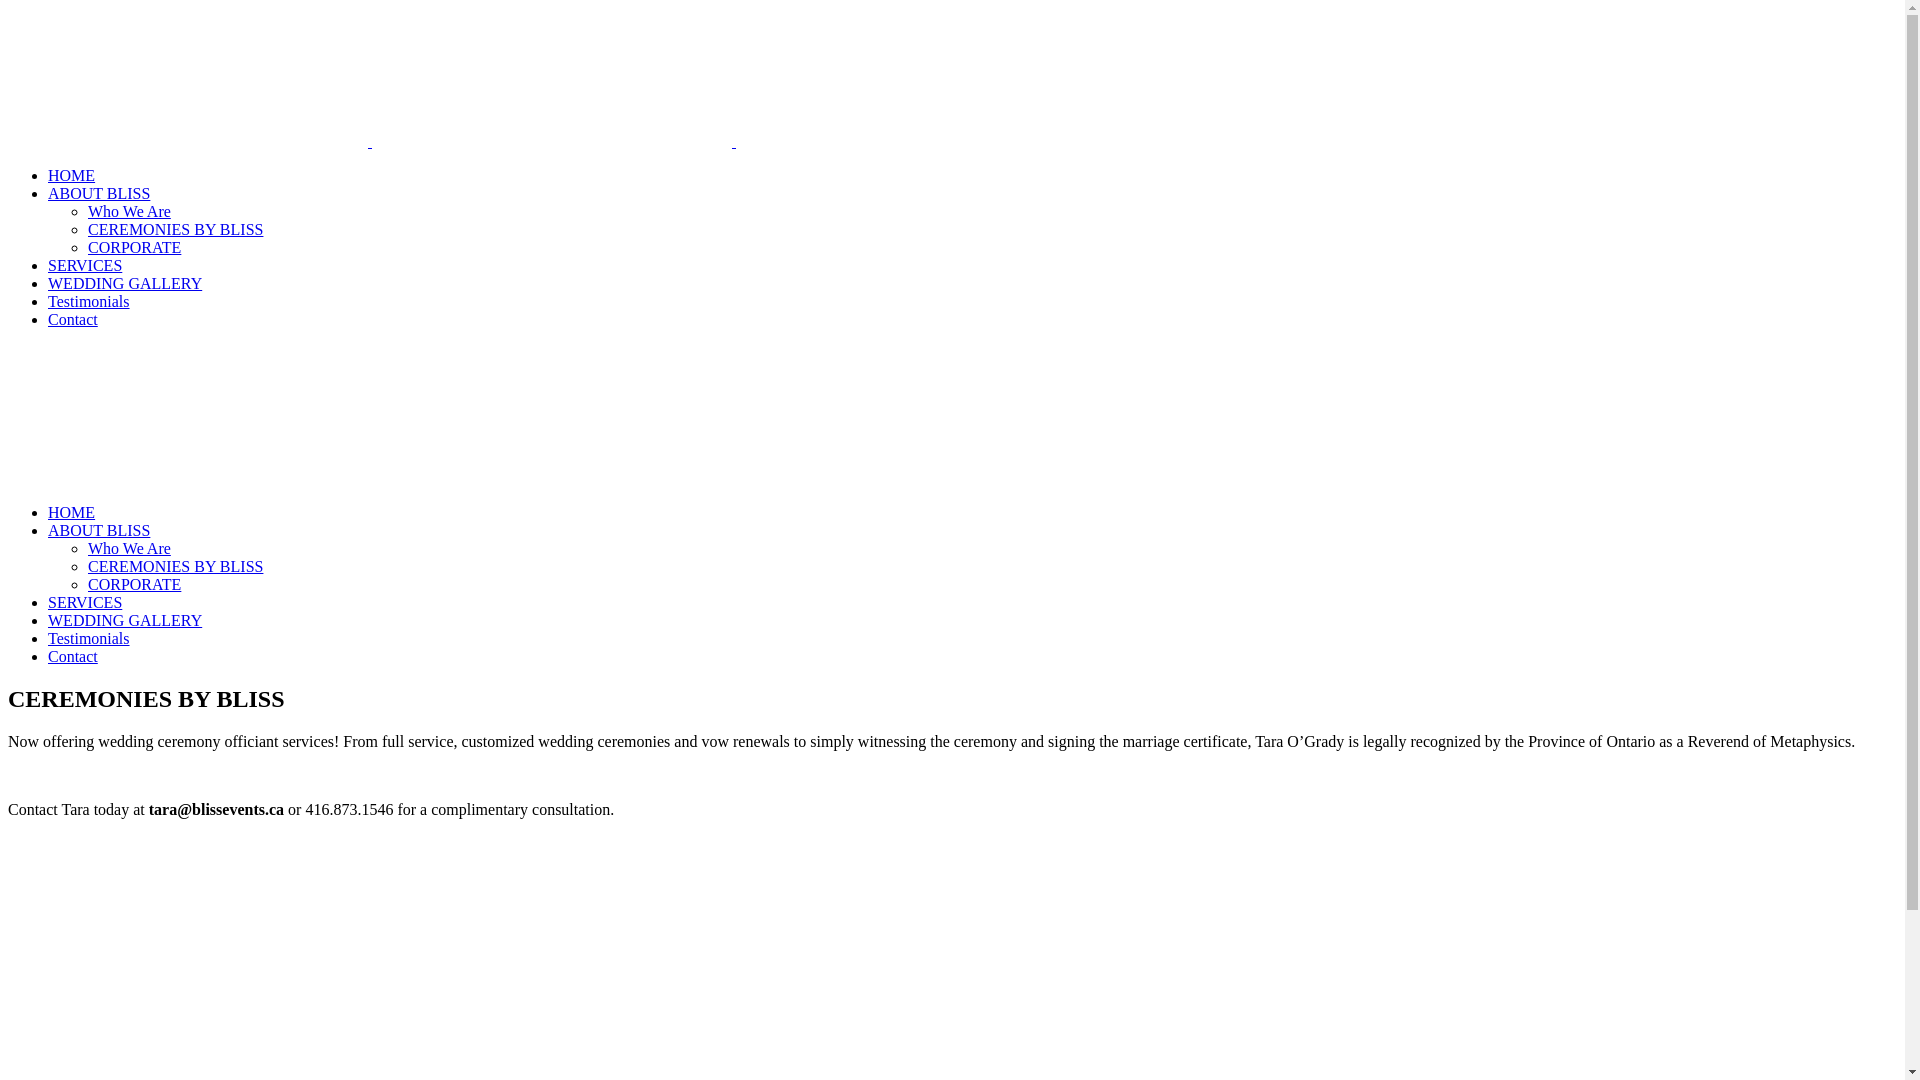 Image resolution: width=1920 pixels, height=1080 pixels. I want to click on 'WEDDING GALLERY', so click(48, 283).